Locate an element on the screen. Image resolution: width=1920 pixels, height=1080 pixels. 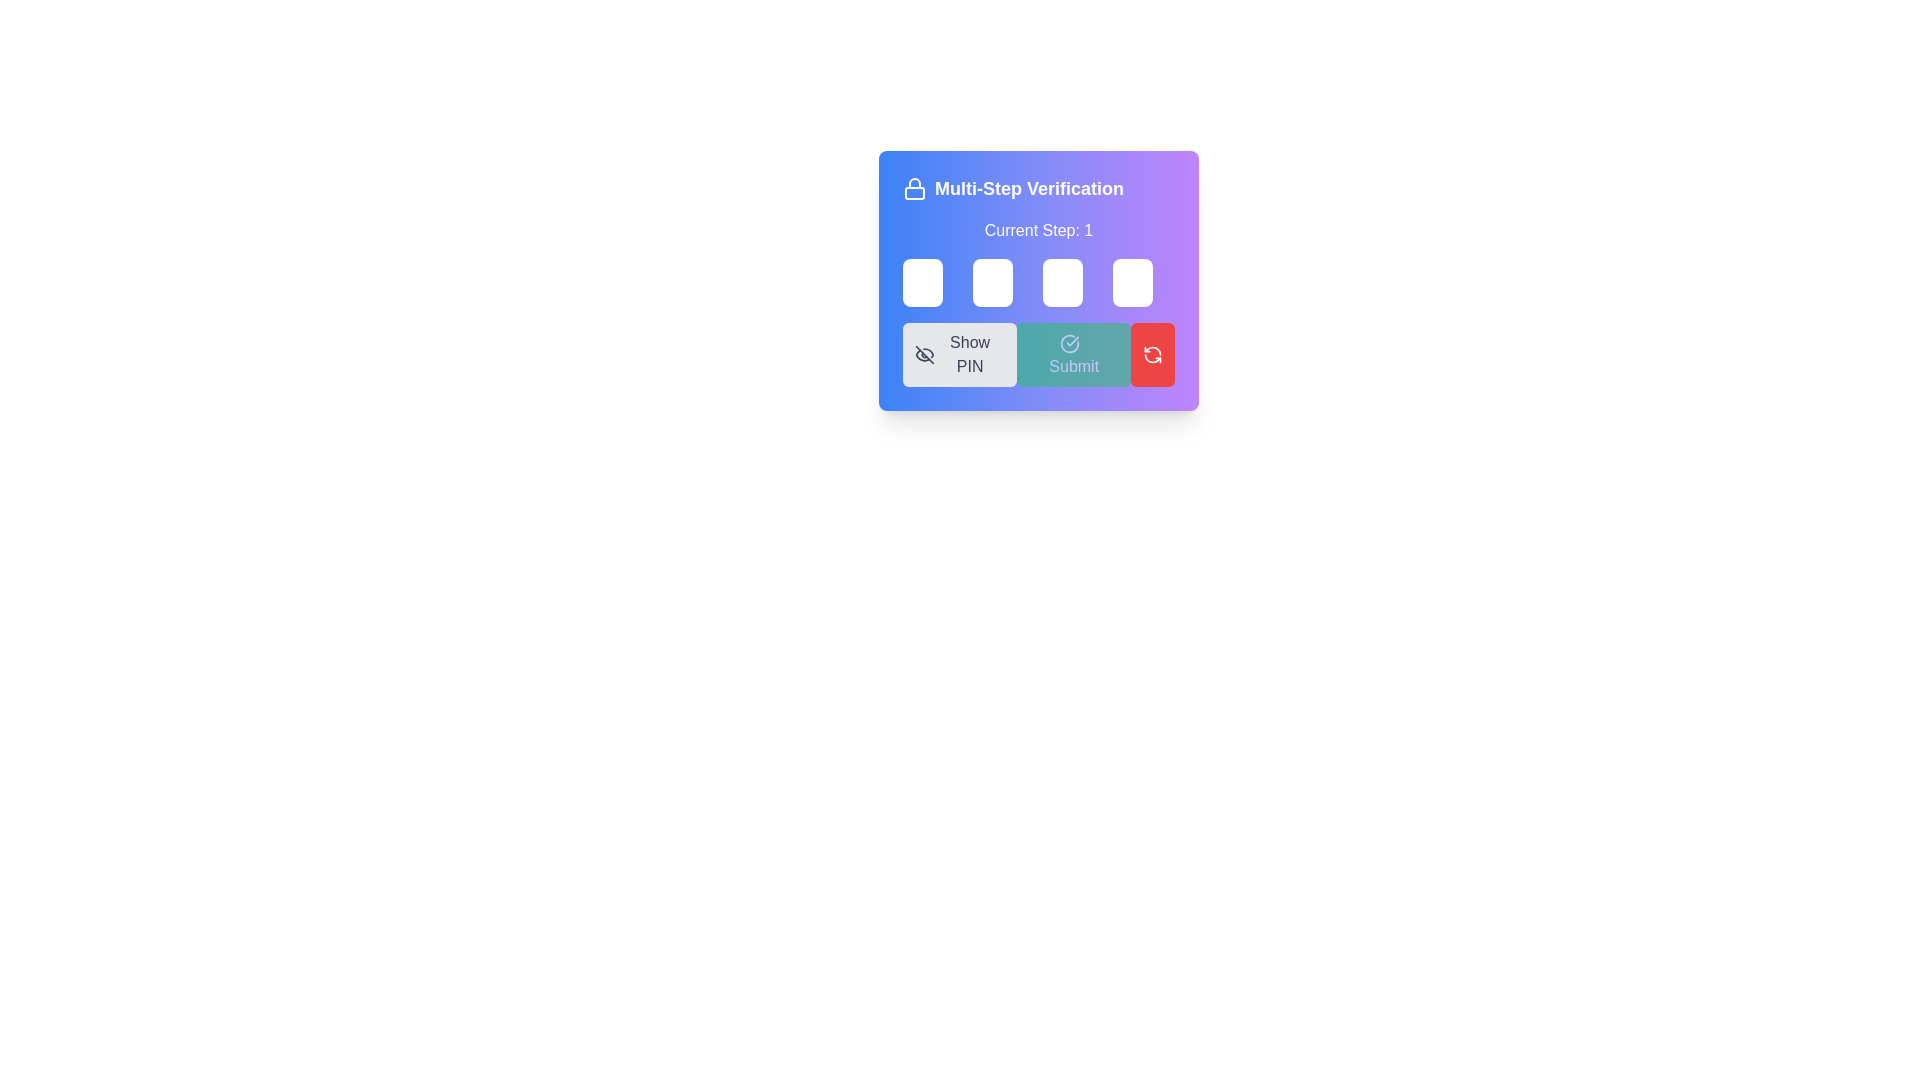
the submission button located between the 'Show PIN' button and a red refresh button is located at coordinates (1073, 353).